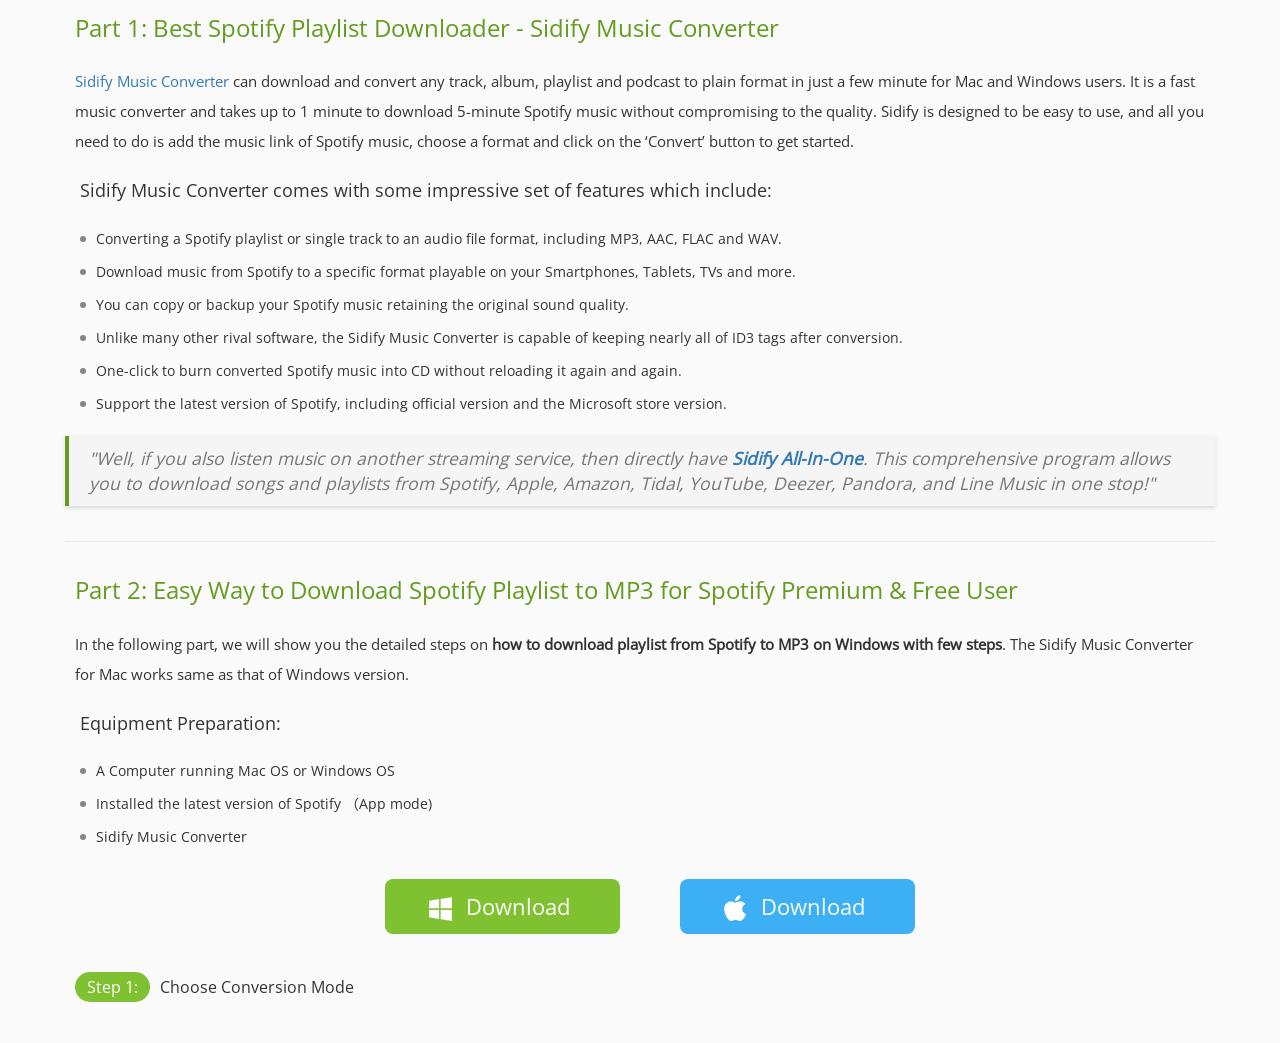  Describe the element at coordinates (410, 403) in the screenshot. I see `'Support the latest version of Spotify, including official version and the Microsoft store version.'` at that location.